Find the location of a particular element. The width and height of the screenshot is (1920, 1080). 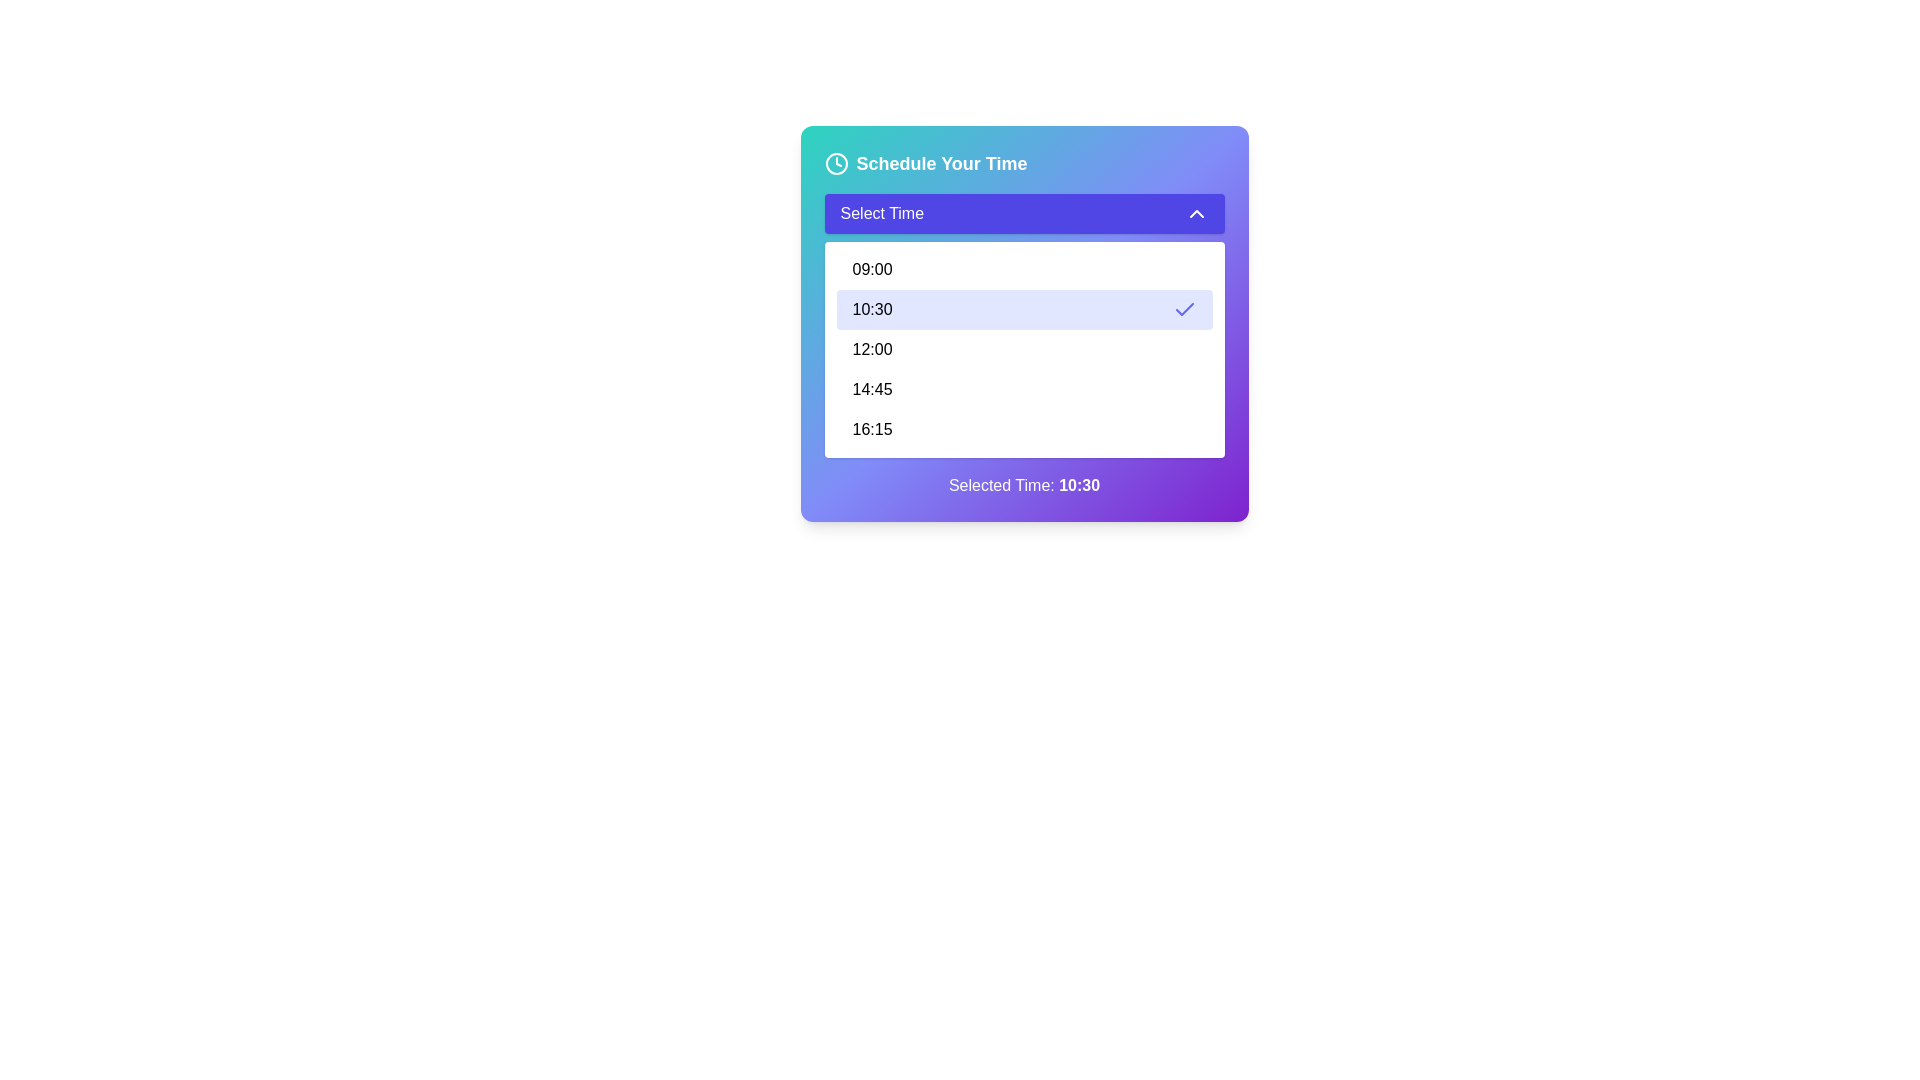

the selectable time slot item in the scheduling interface that sets the time to '10:30' is located at coordinates (1024, 309).